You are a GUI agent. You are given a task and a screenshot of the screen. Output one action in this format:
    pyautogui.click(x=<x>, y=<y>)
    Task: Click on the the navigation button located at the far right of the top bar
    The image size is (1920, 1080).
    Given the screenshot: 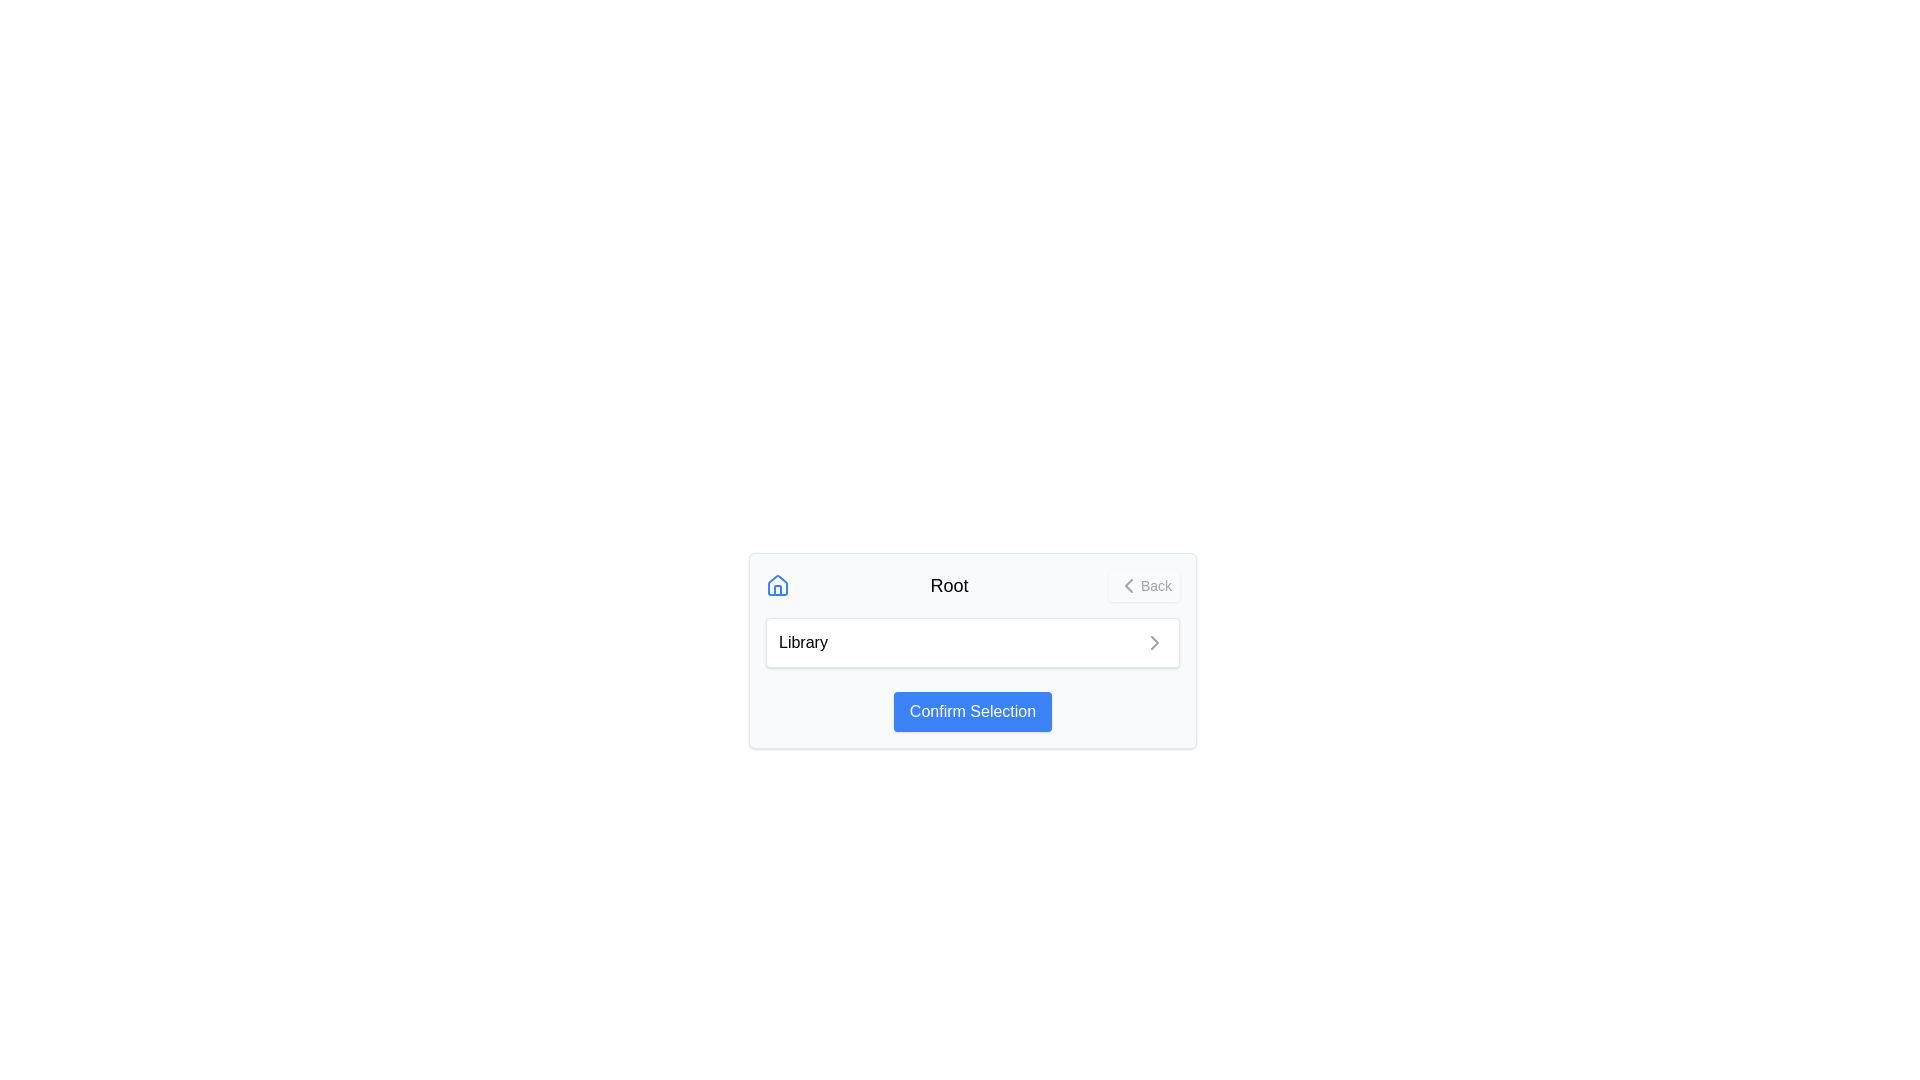 What is the action you would take?
    pyautogui.click(x=1144, y=585)
    